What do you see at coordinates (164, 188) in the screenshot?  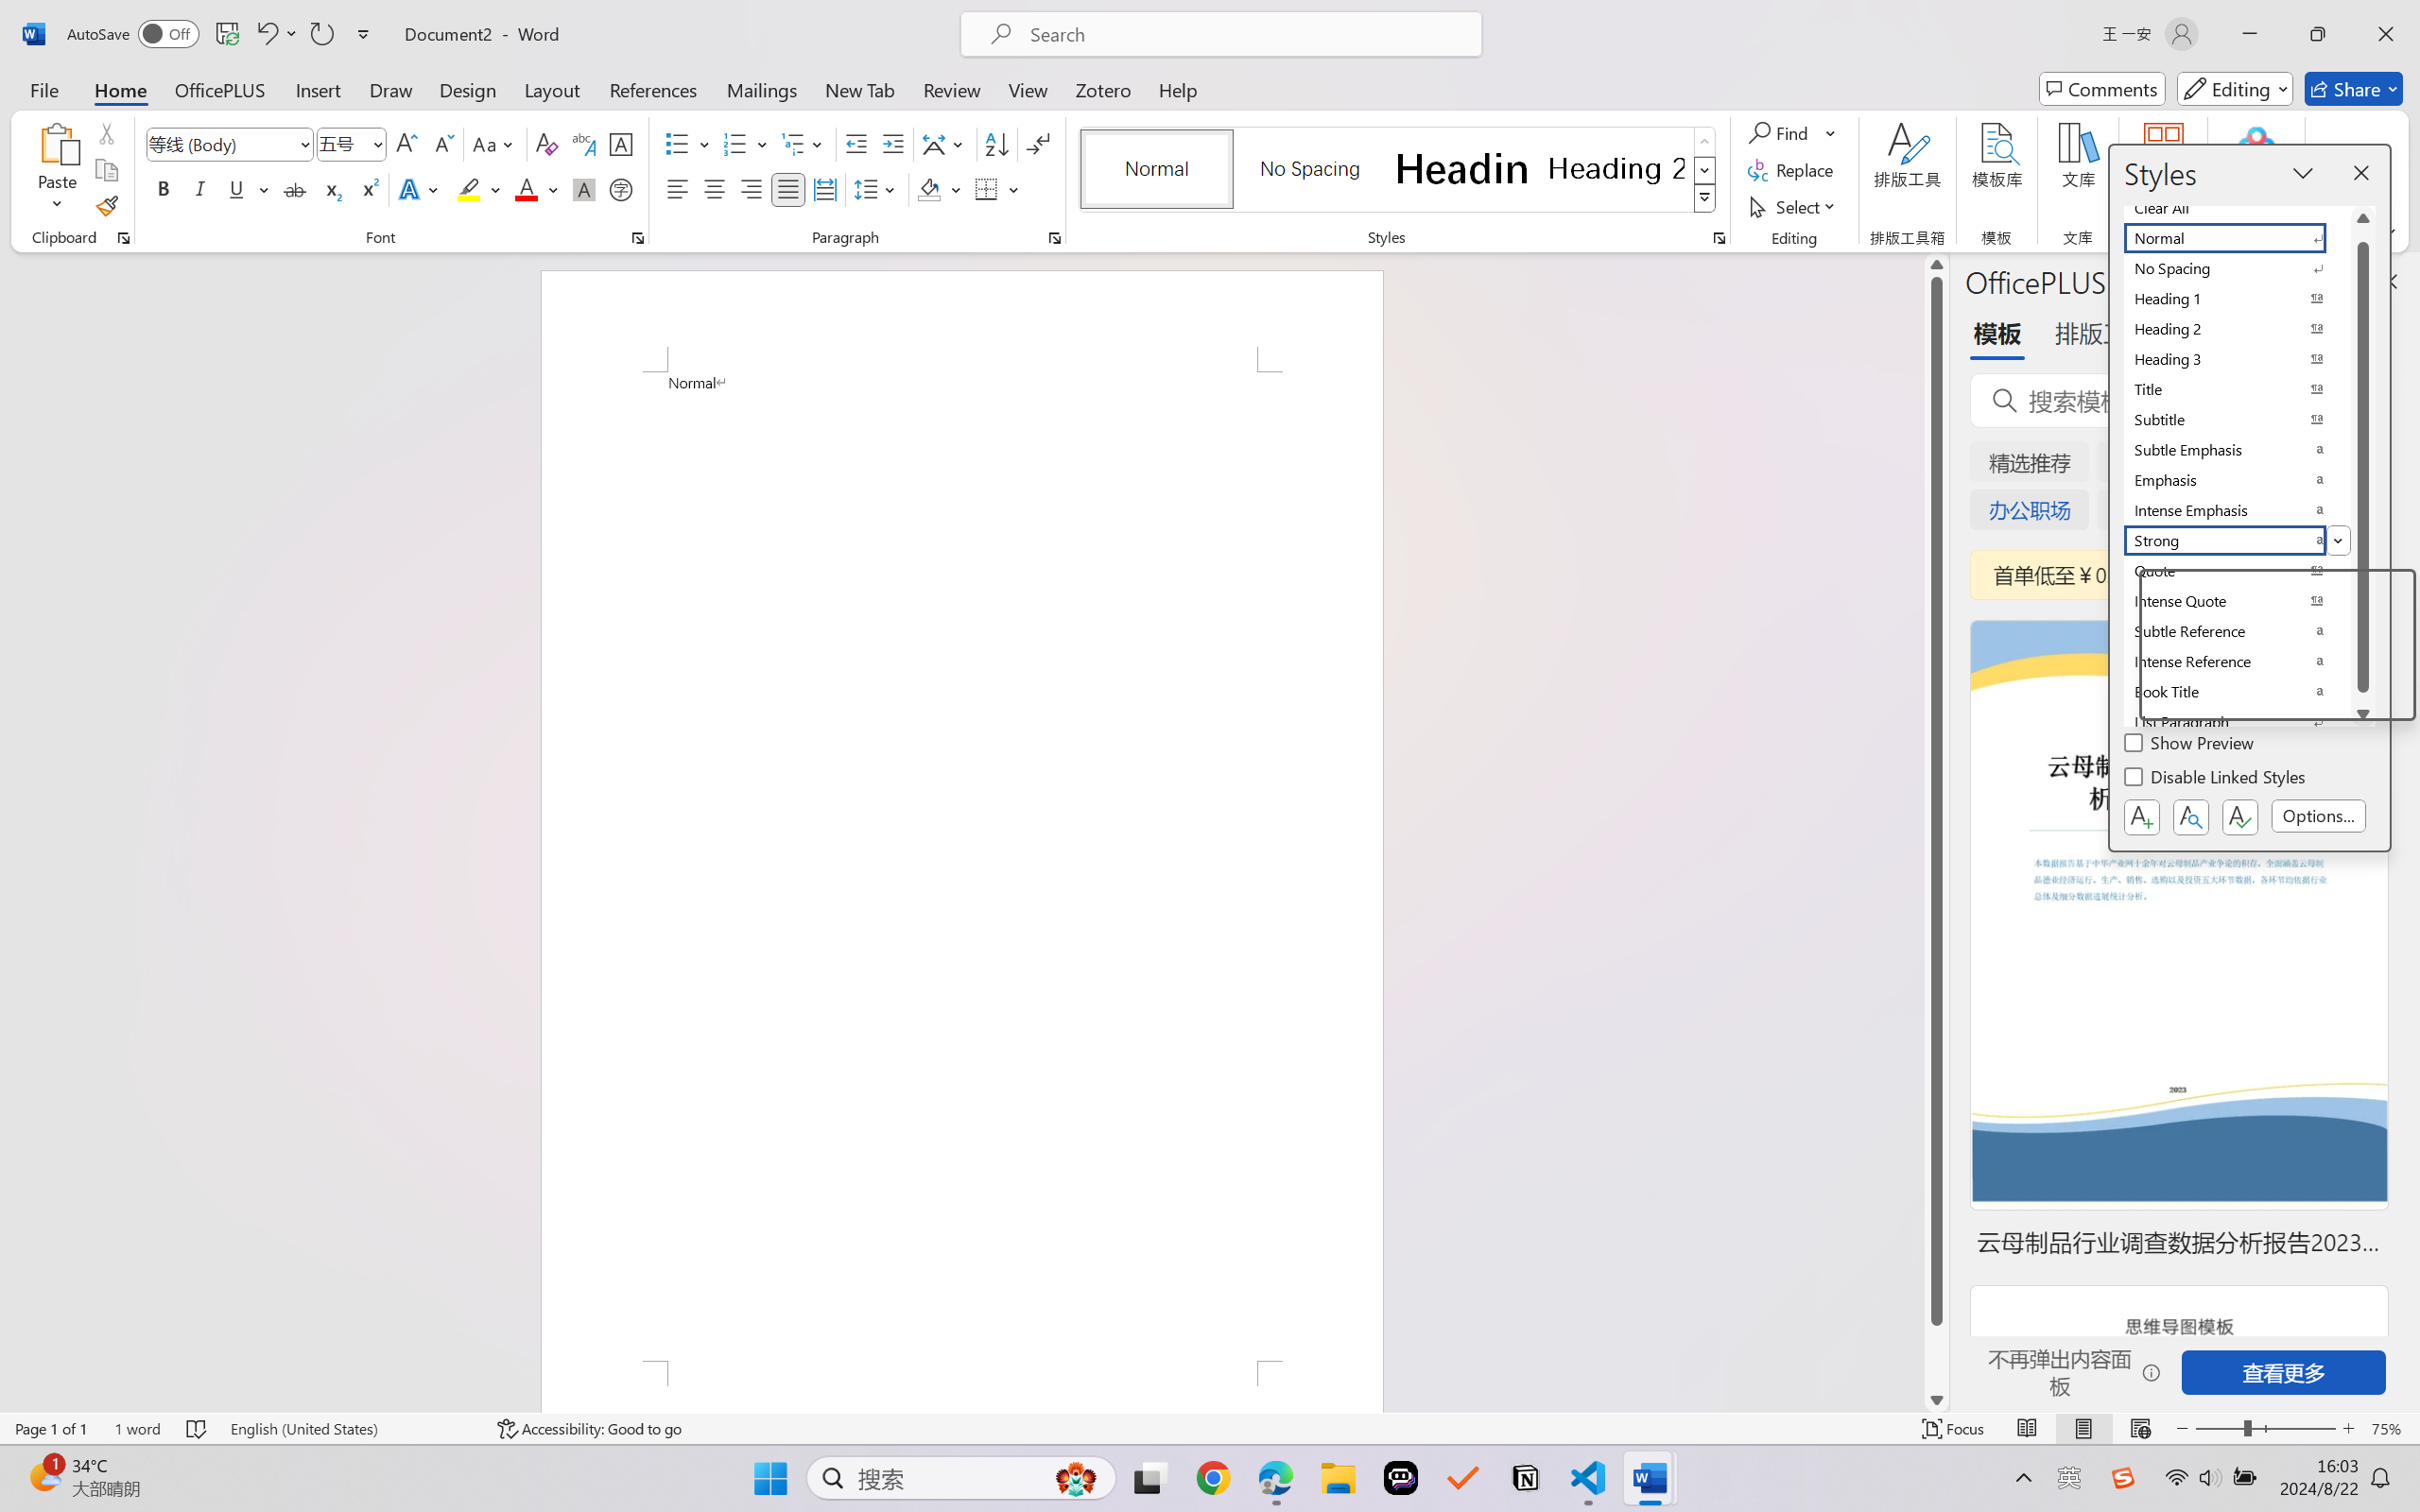 I see `'Bold'` at bounding box center [164, 188].